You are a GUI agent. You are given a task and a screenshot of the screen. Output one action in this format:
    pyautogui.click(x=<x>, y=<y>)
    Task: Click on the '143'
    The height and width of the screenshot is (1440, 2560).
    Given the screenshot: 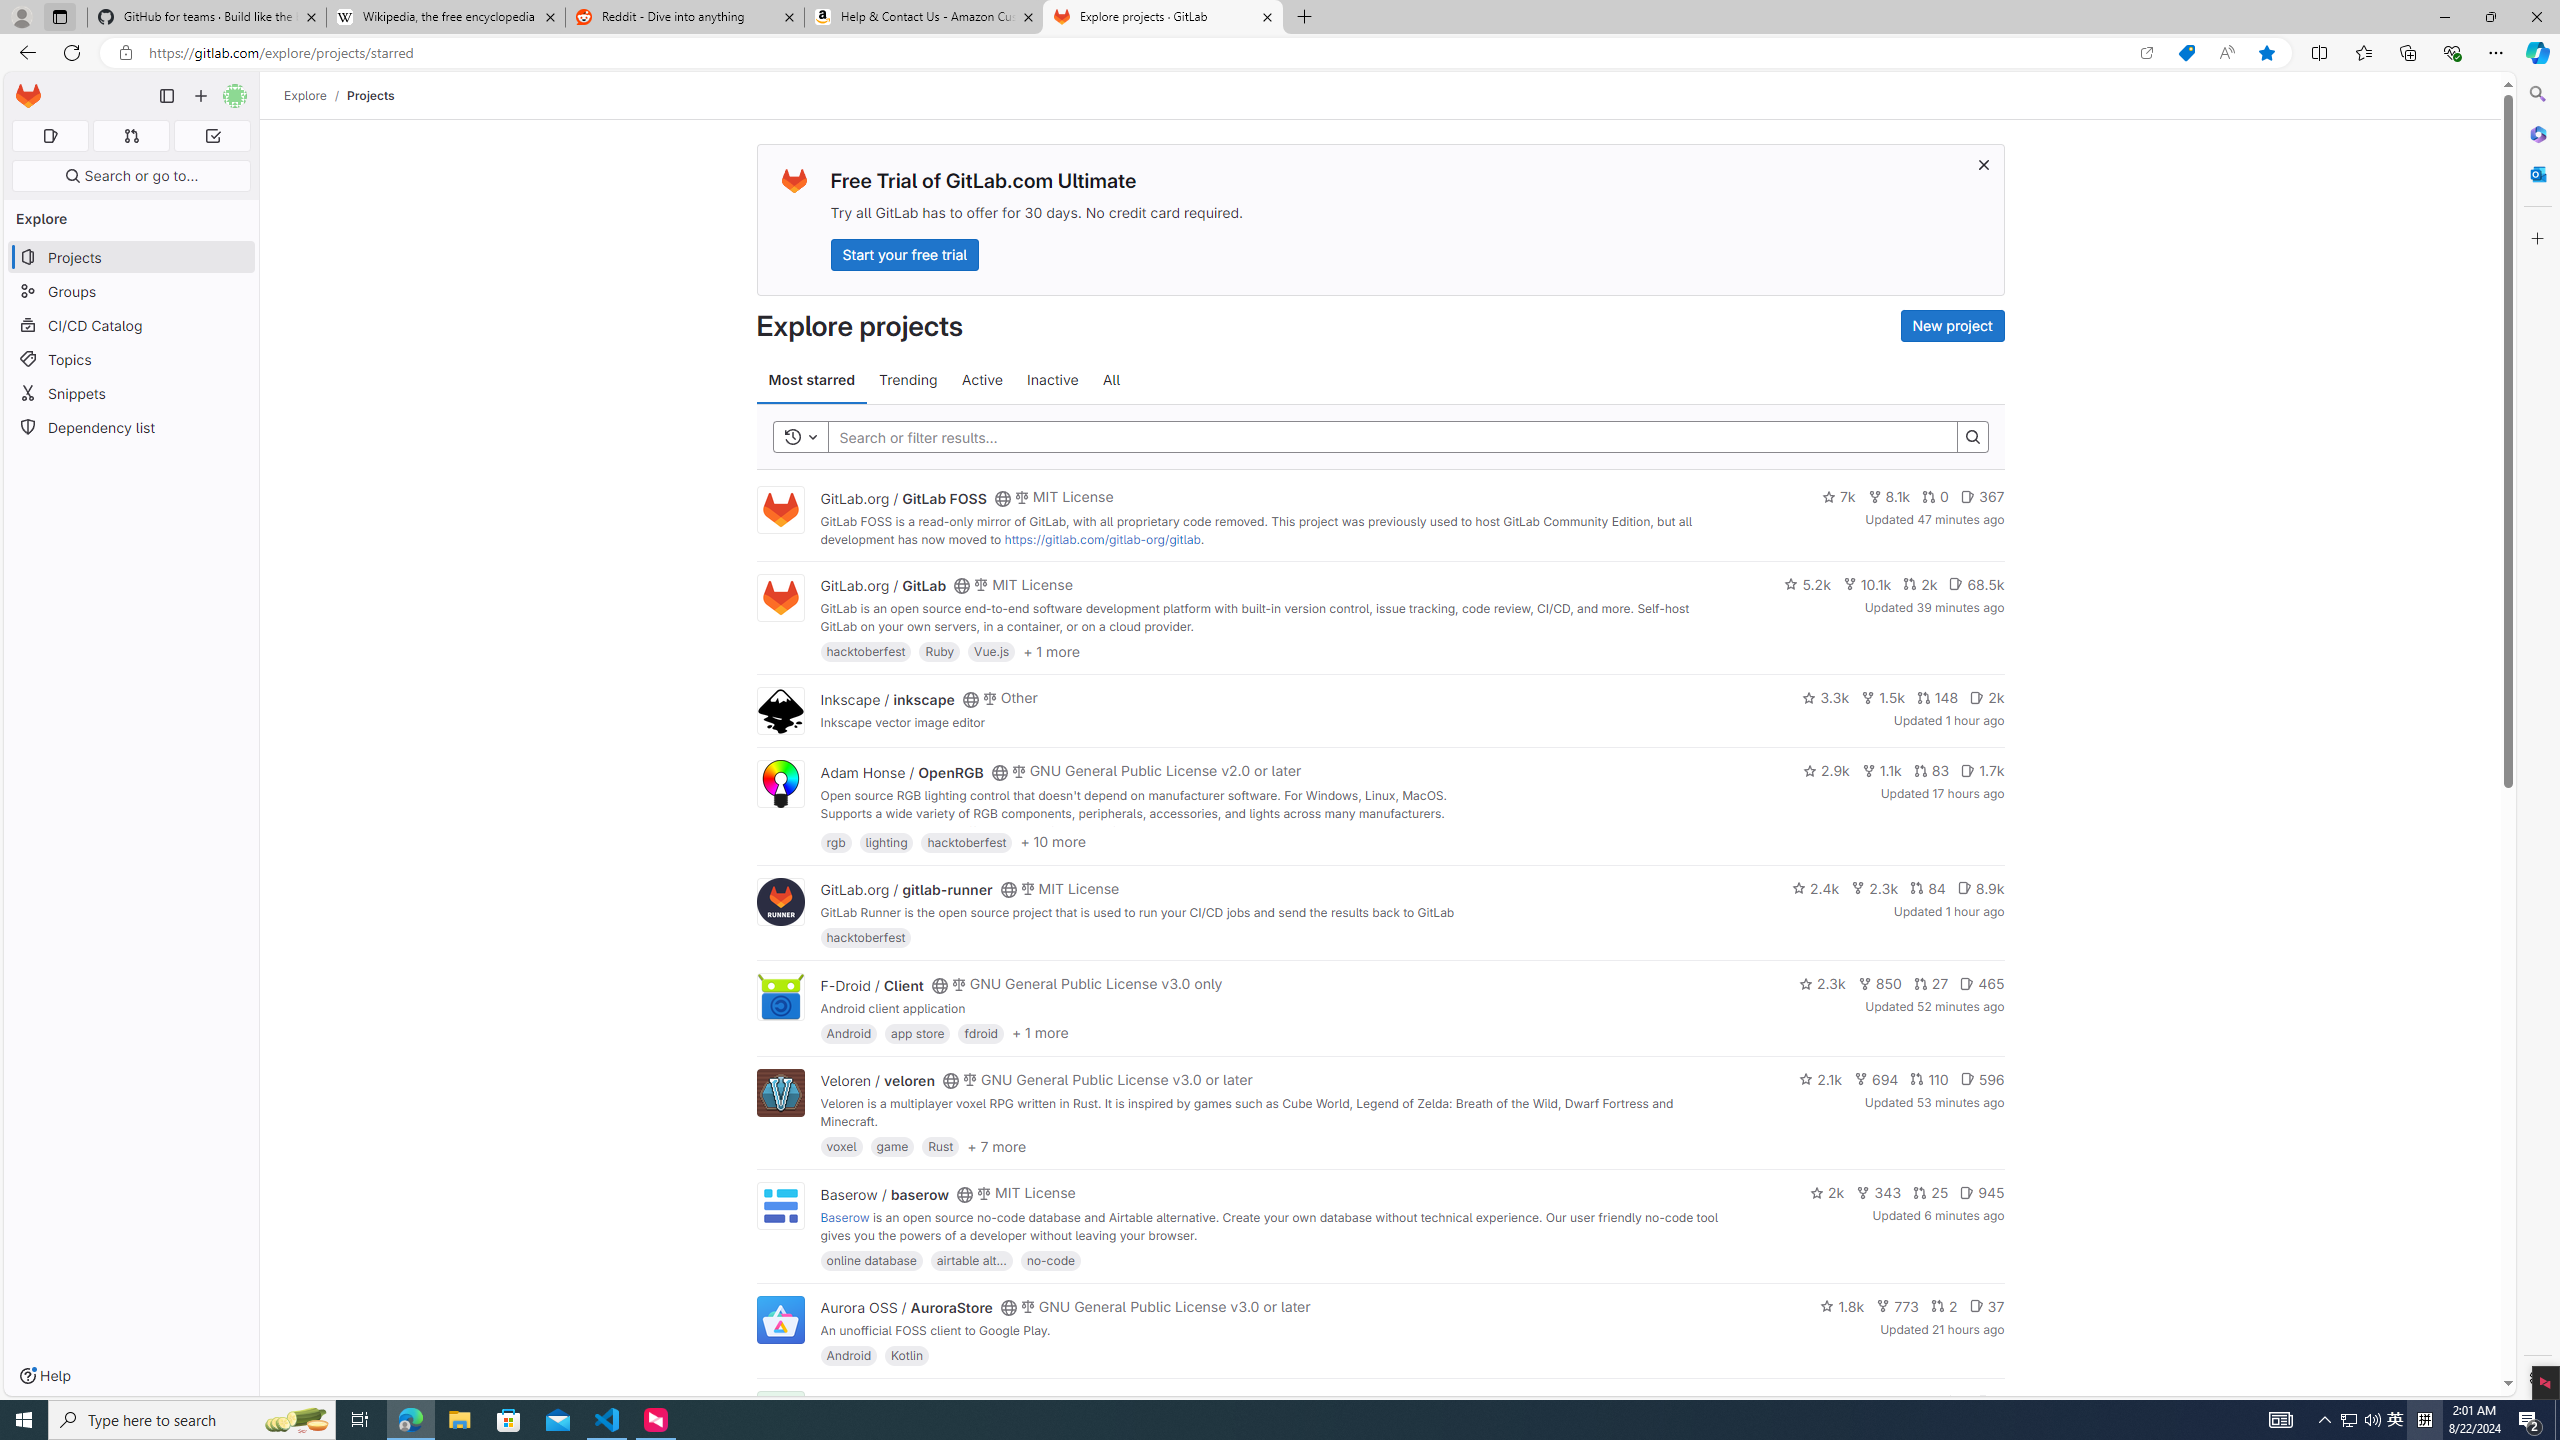 What is the action you would take?
    pyautogui.click(x=1908, y=1401)
    